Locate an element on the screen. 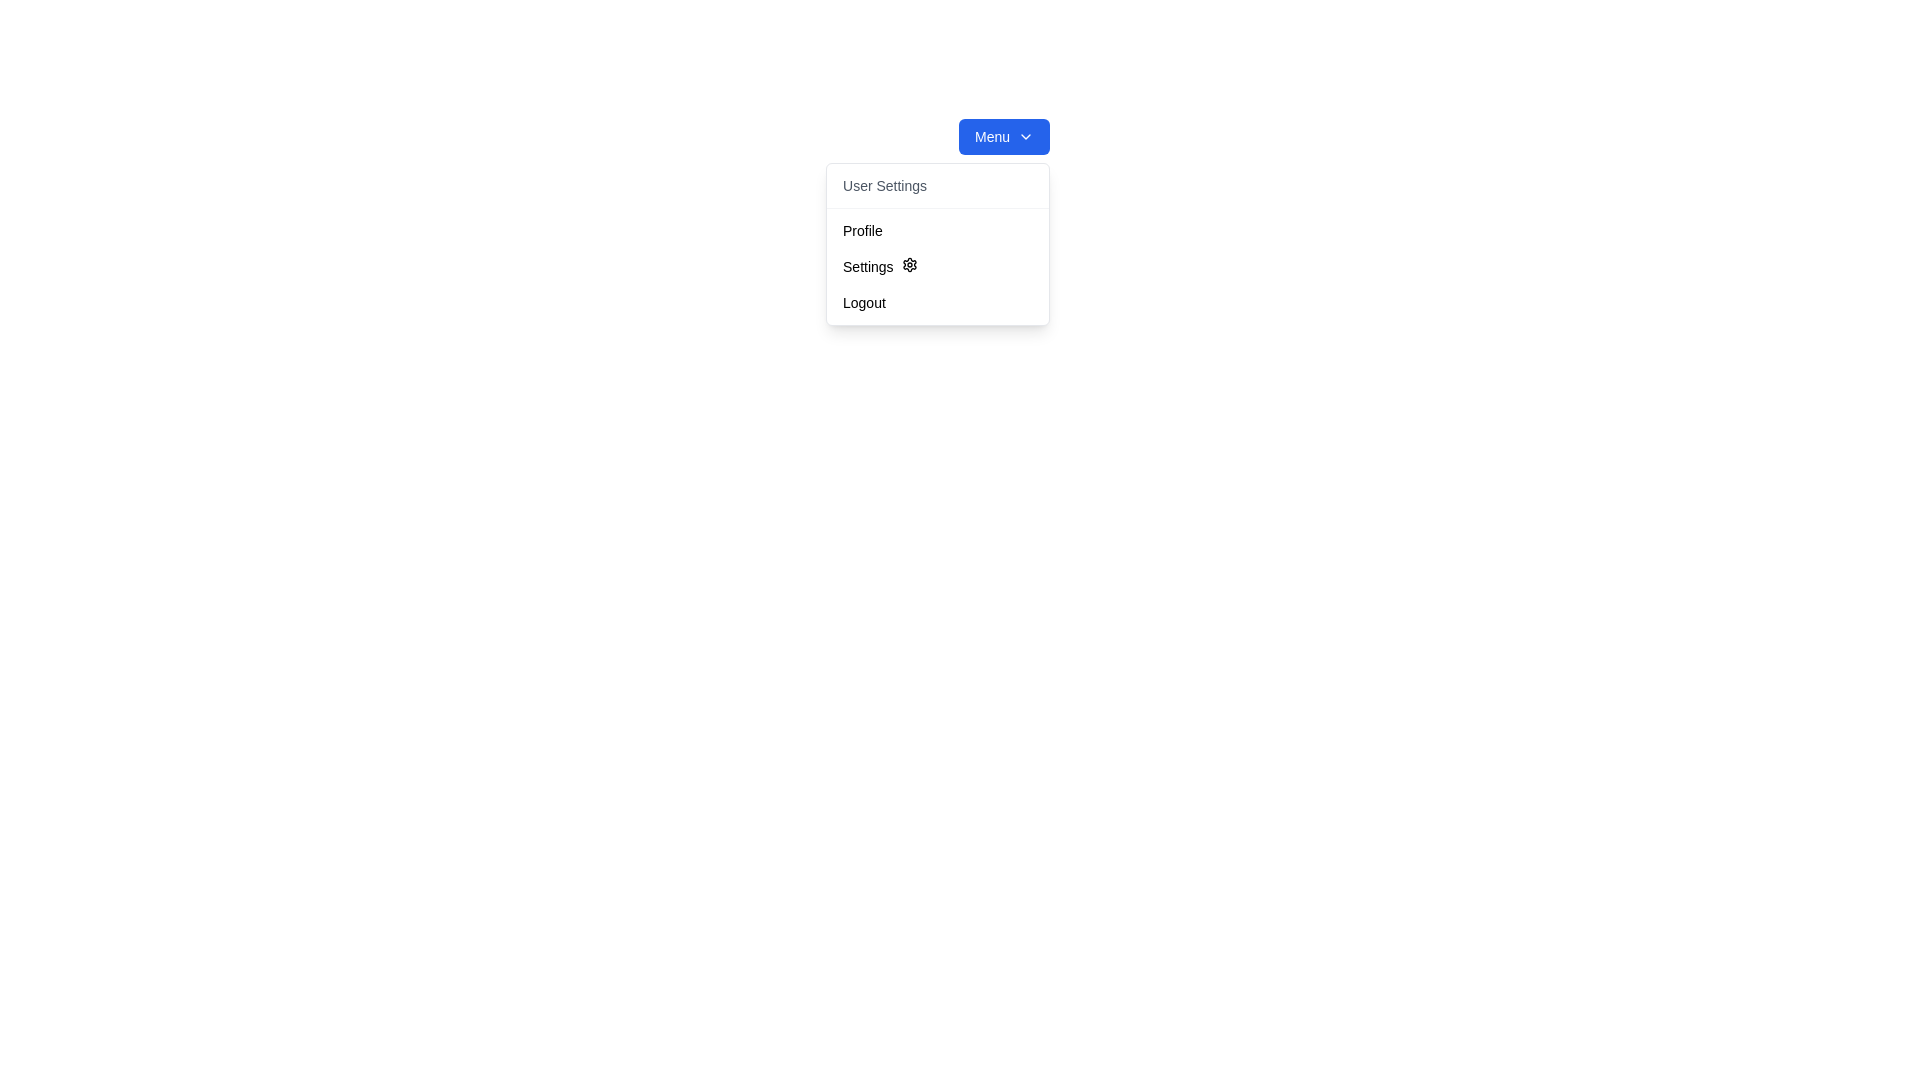 The width and height of the screenshot is (1920, 1080). the 'Logout' button located at the bottom of the dropdown menu, which changes color to gray when hovered over, to log out is located at coordinates (936, 303).